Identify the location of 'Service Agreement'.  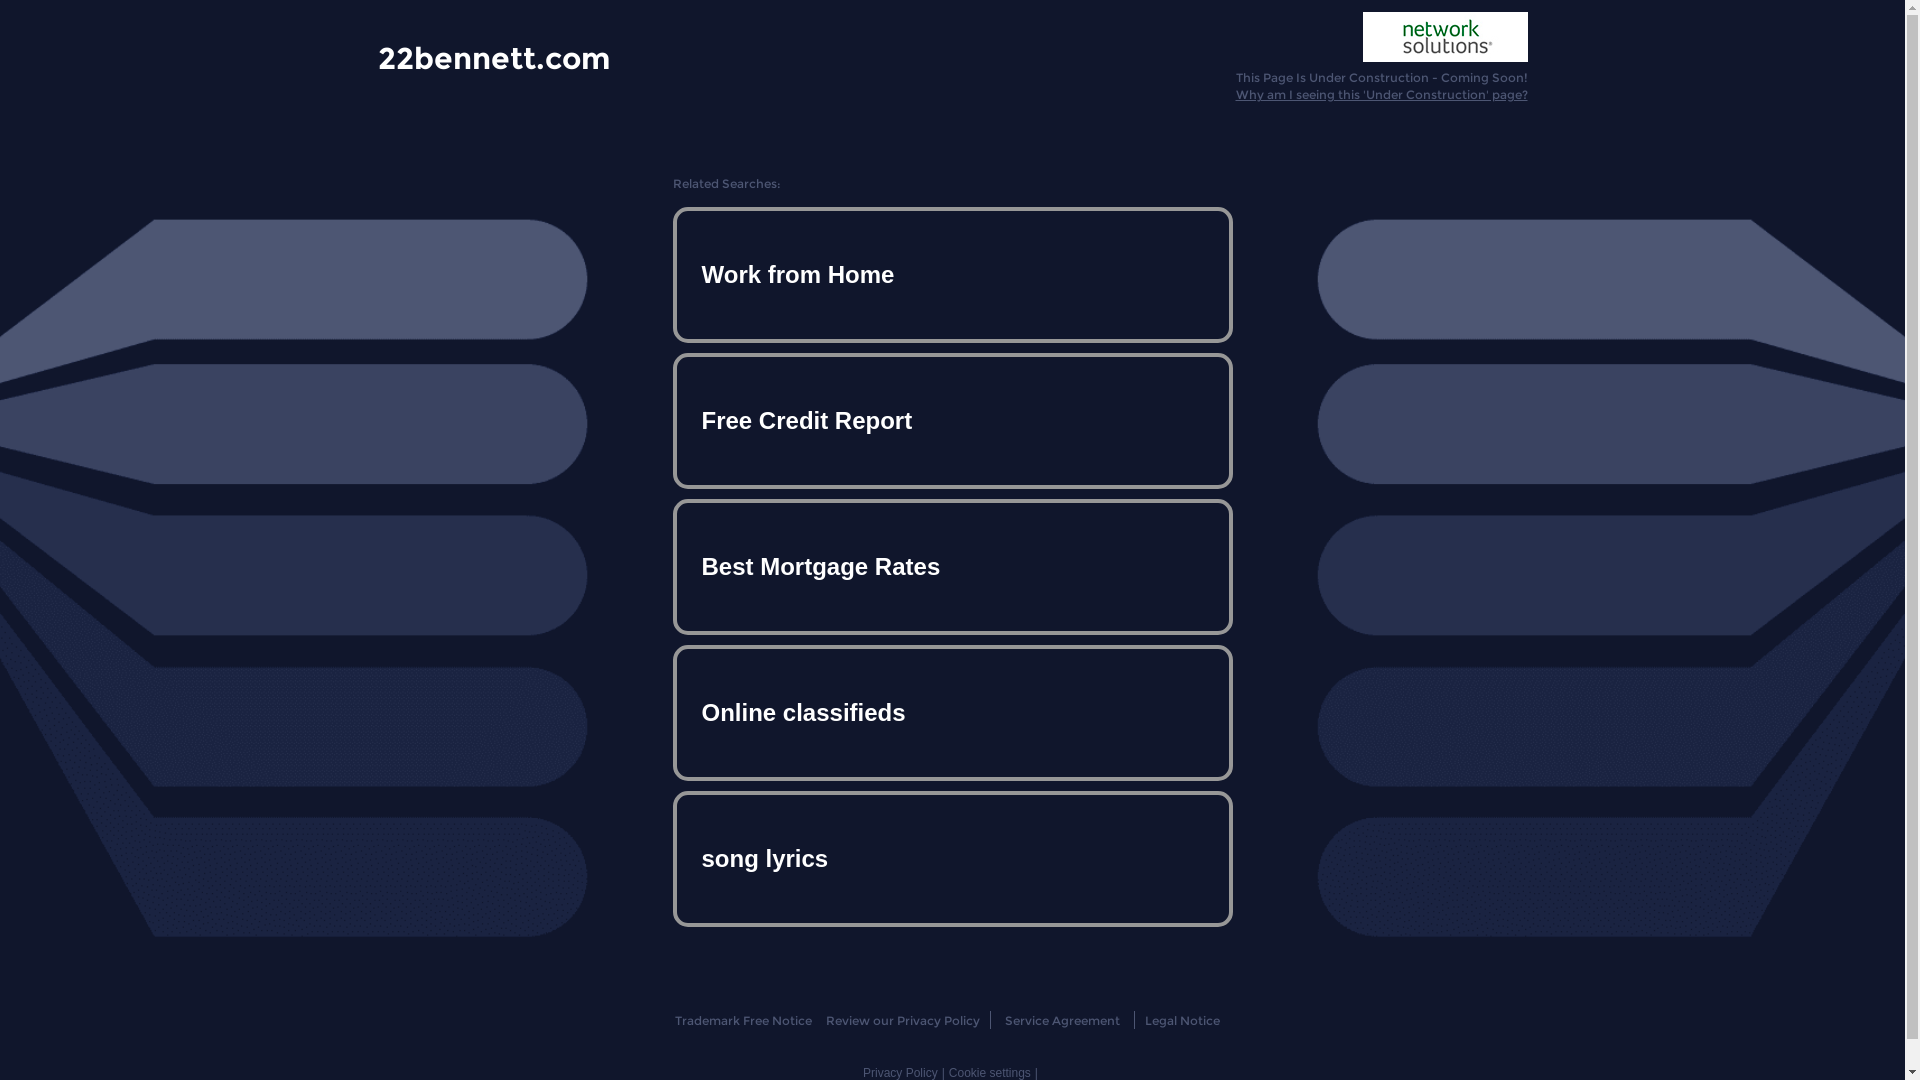
(1004, 1020).